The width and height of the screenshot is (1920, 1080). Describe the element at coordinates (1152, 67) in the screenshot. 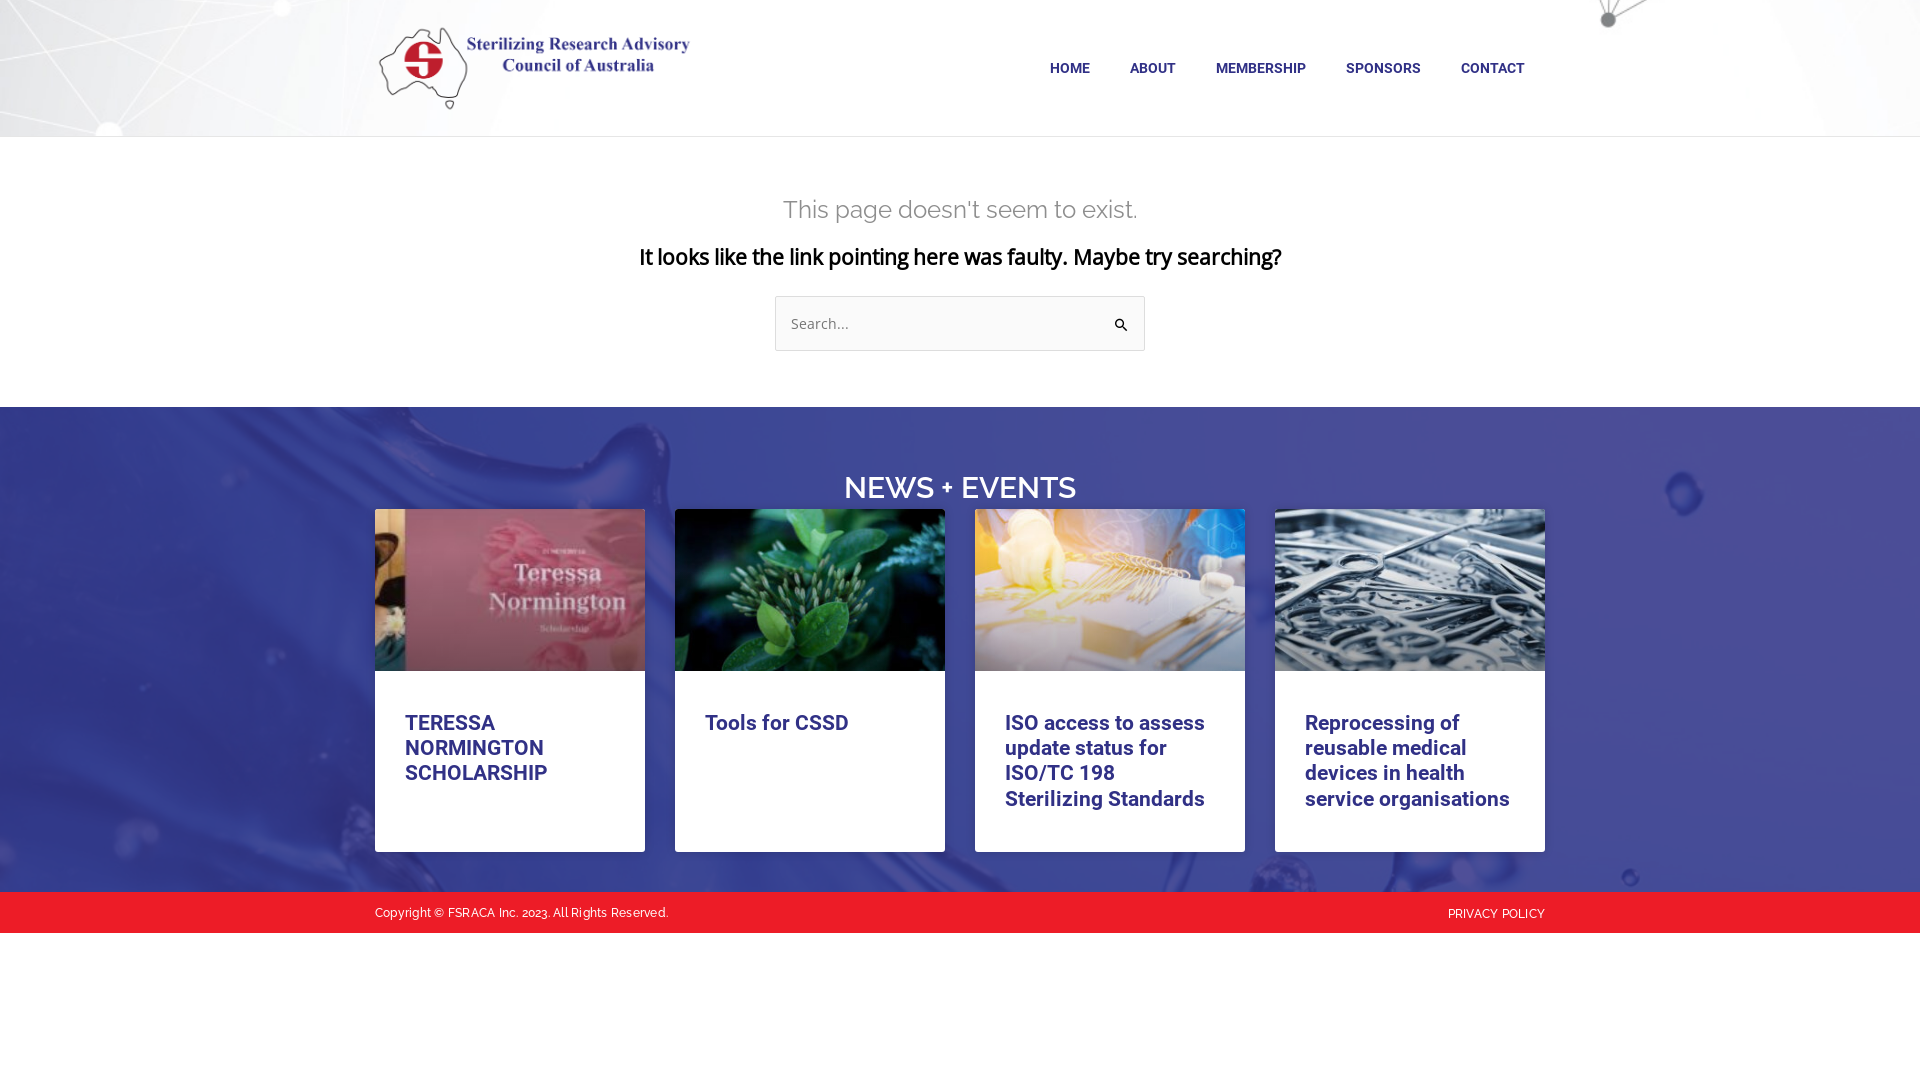

I see `'ABOUT'` at that location.